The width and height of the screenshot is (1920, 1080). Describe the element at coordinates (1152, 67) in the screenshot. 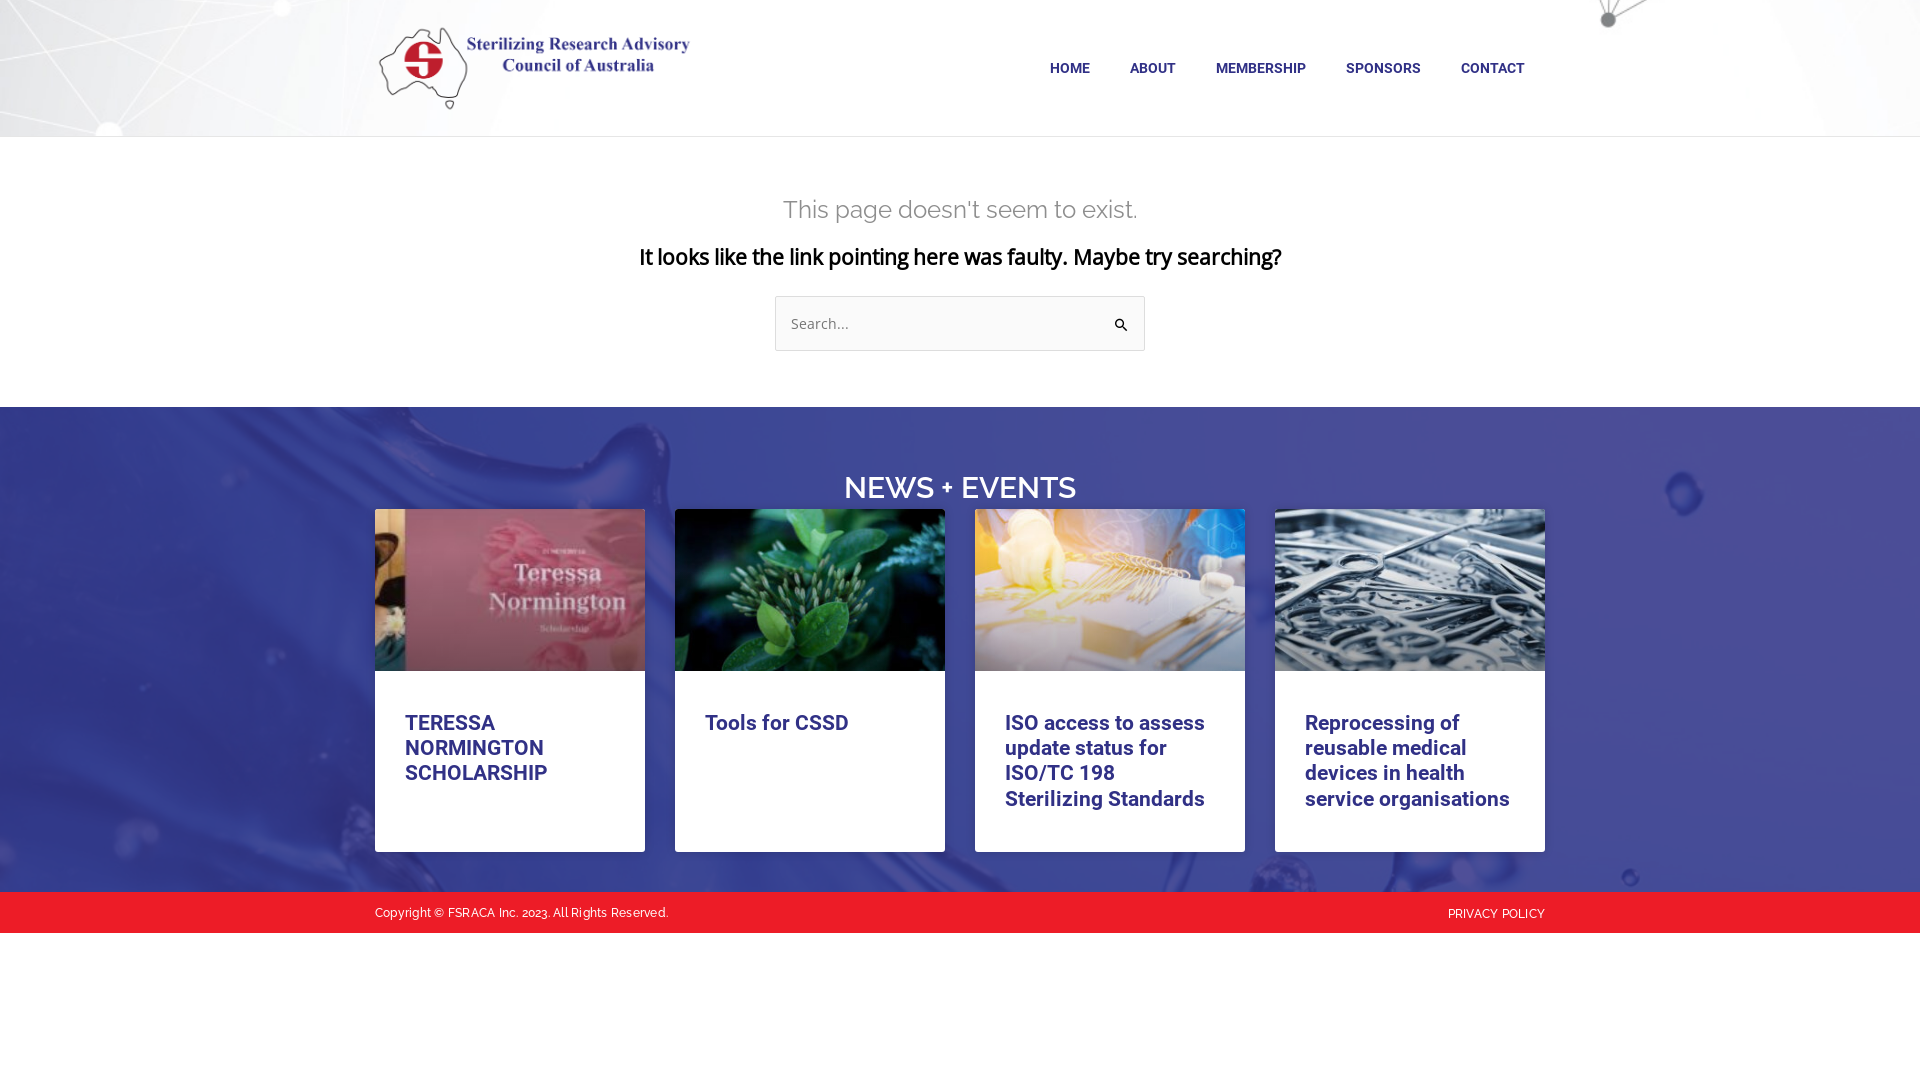

I see `'ABOUT'` at that location.